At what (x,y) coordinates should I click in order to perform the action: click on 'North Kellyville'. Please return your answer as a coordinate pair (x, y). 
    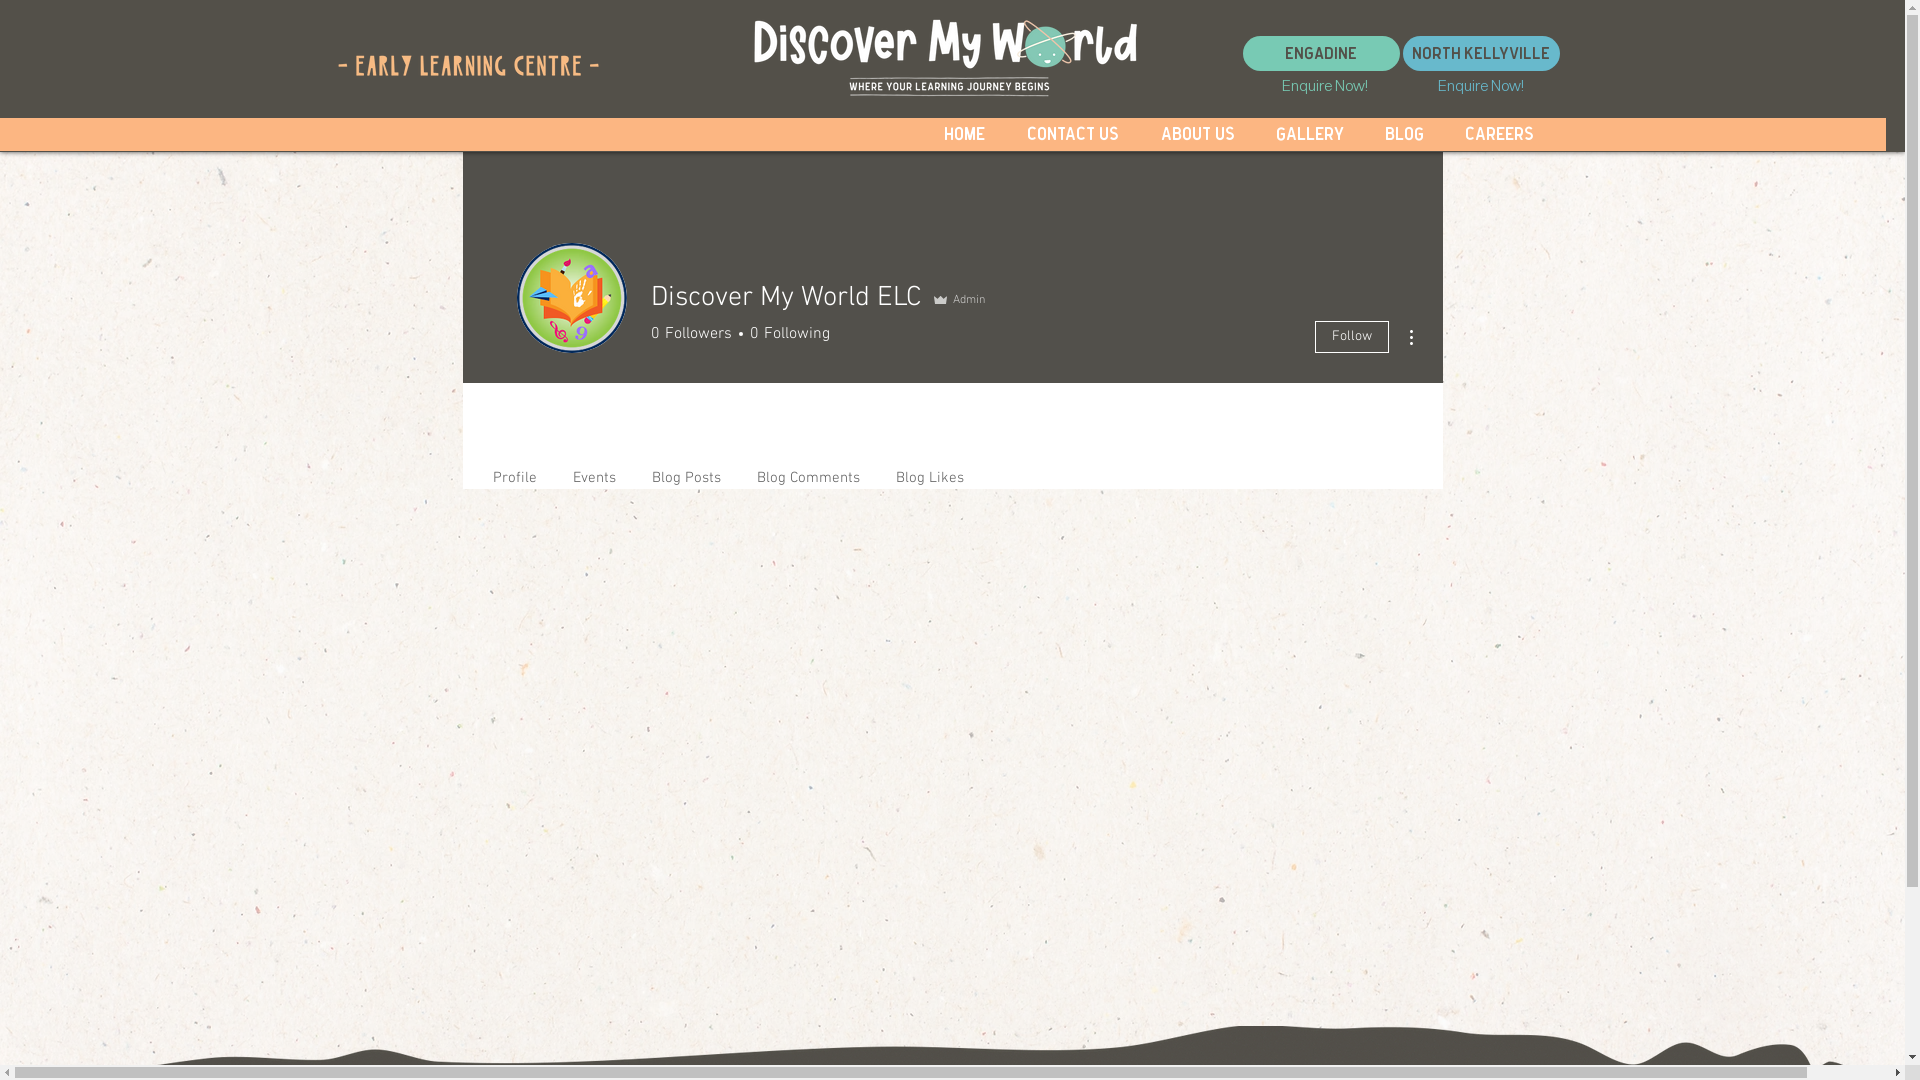
    Looking at the image, I should click on (1480, 52).